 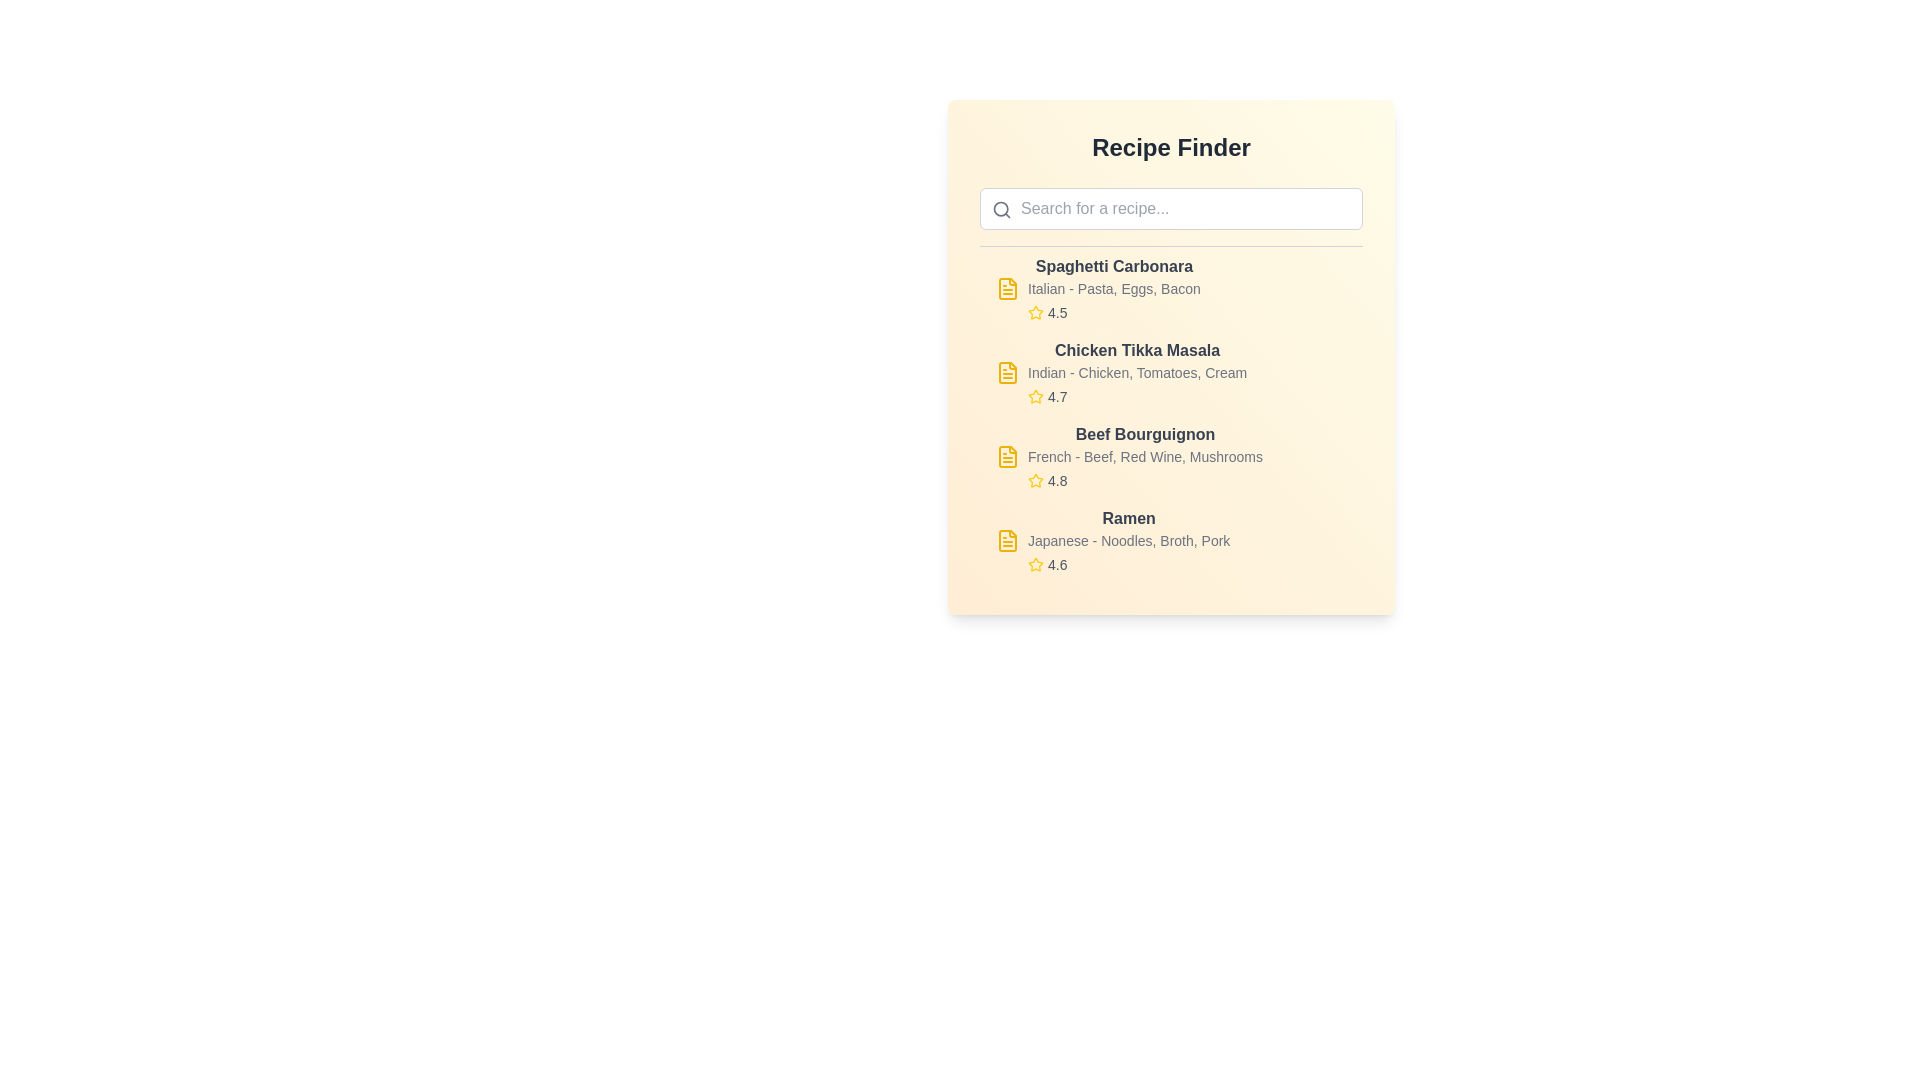 I want to click on the yellow document icon positioned to the left of the 'Spaghetti Carbonara' recipe title if it is interactive, so click(x=1008, y=289).